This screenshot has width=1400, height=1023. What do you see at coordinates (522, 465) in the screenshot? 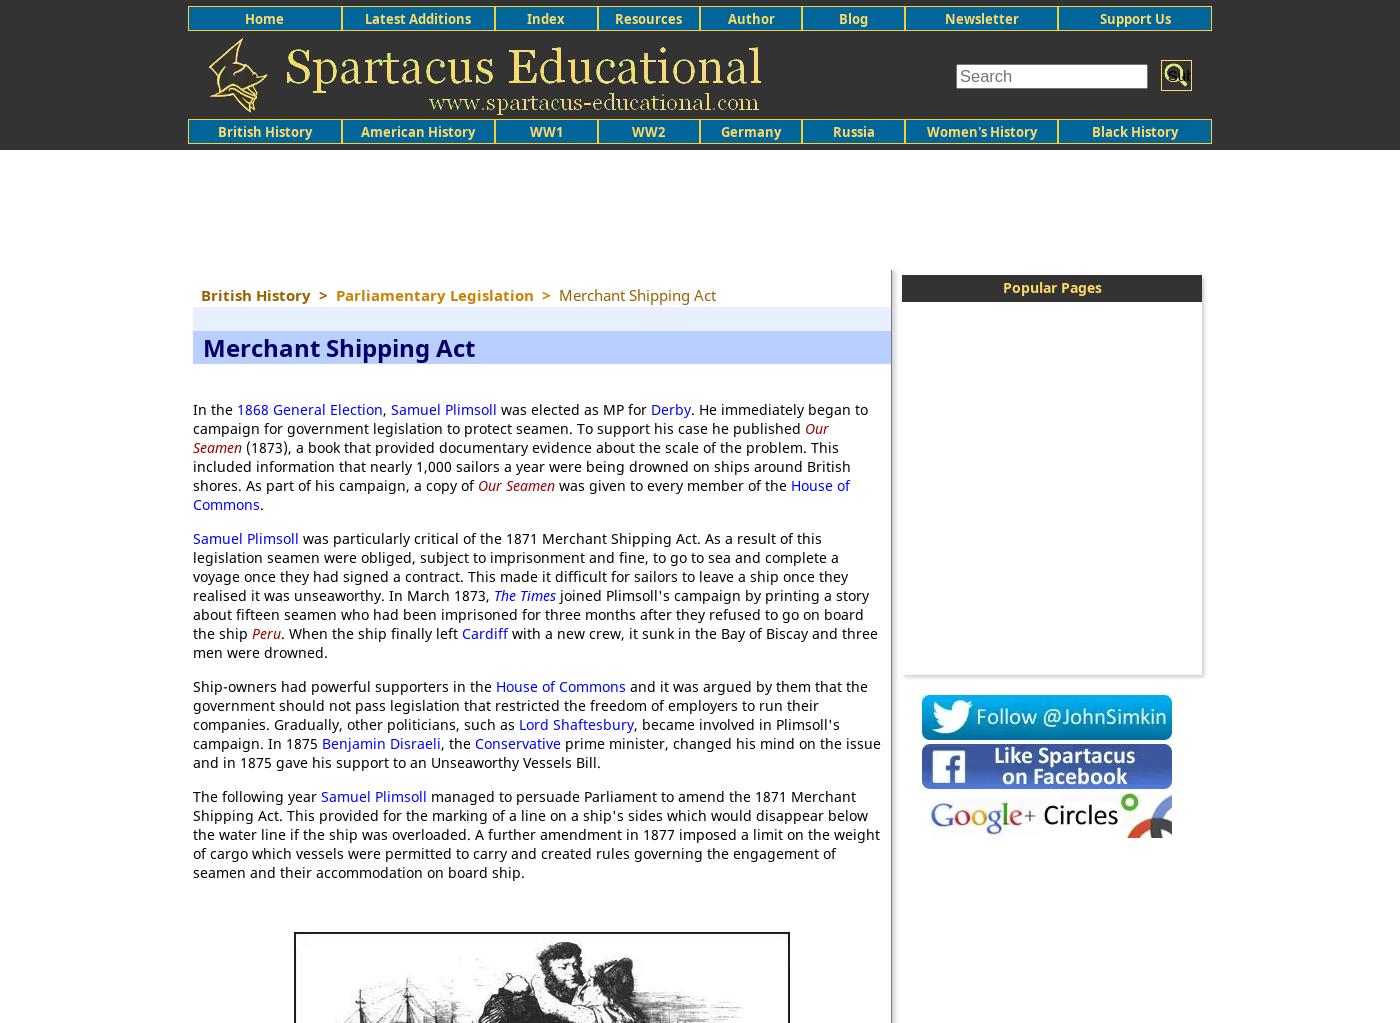
I see `'(1873), a book that provided documentary evidence about the scale of the problem. This included information that nearly 1,000 sailors a year were being drowned on ships around British shores. As part of his campaign, a copy of'` at bounding box center [522, 465].